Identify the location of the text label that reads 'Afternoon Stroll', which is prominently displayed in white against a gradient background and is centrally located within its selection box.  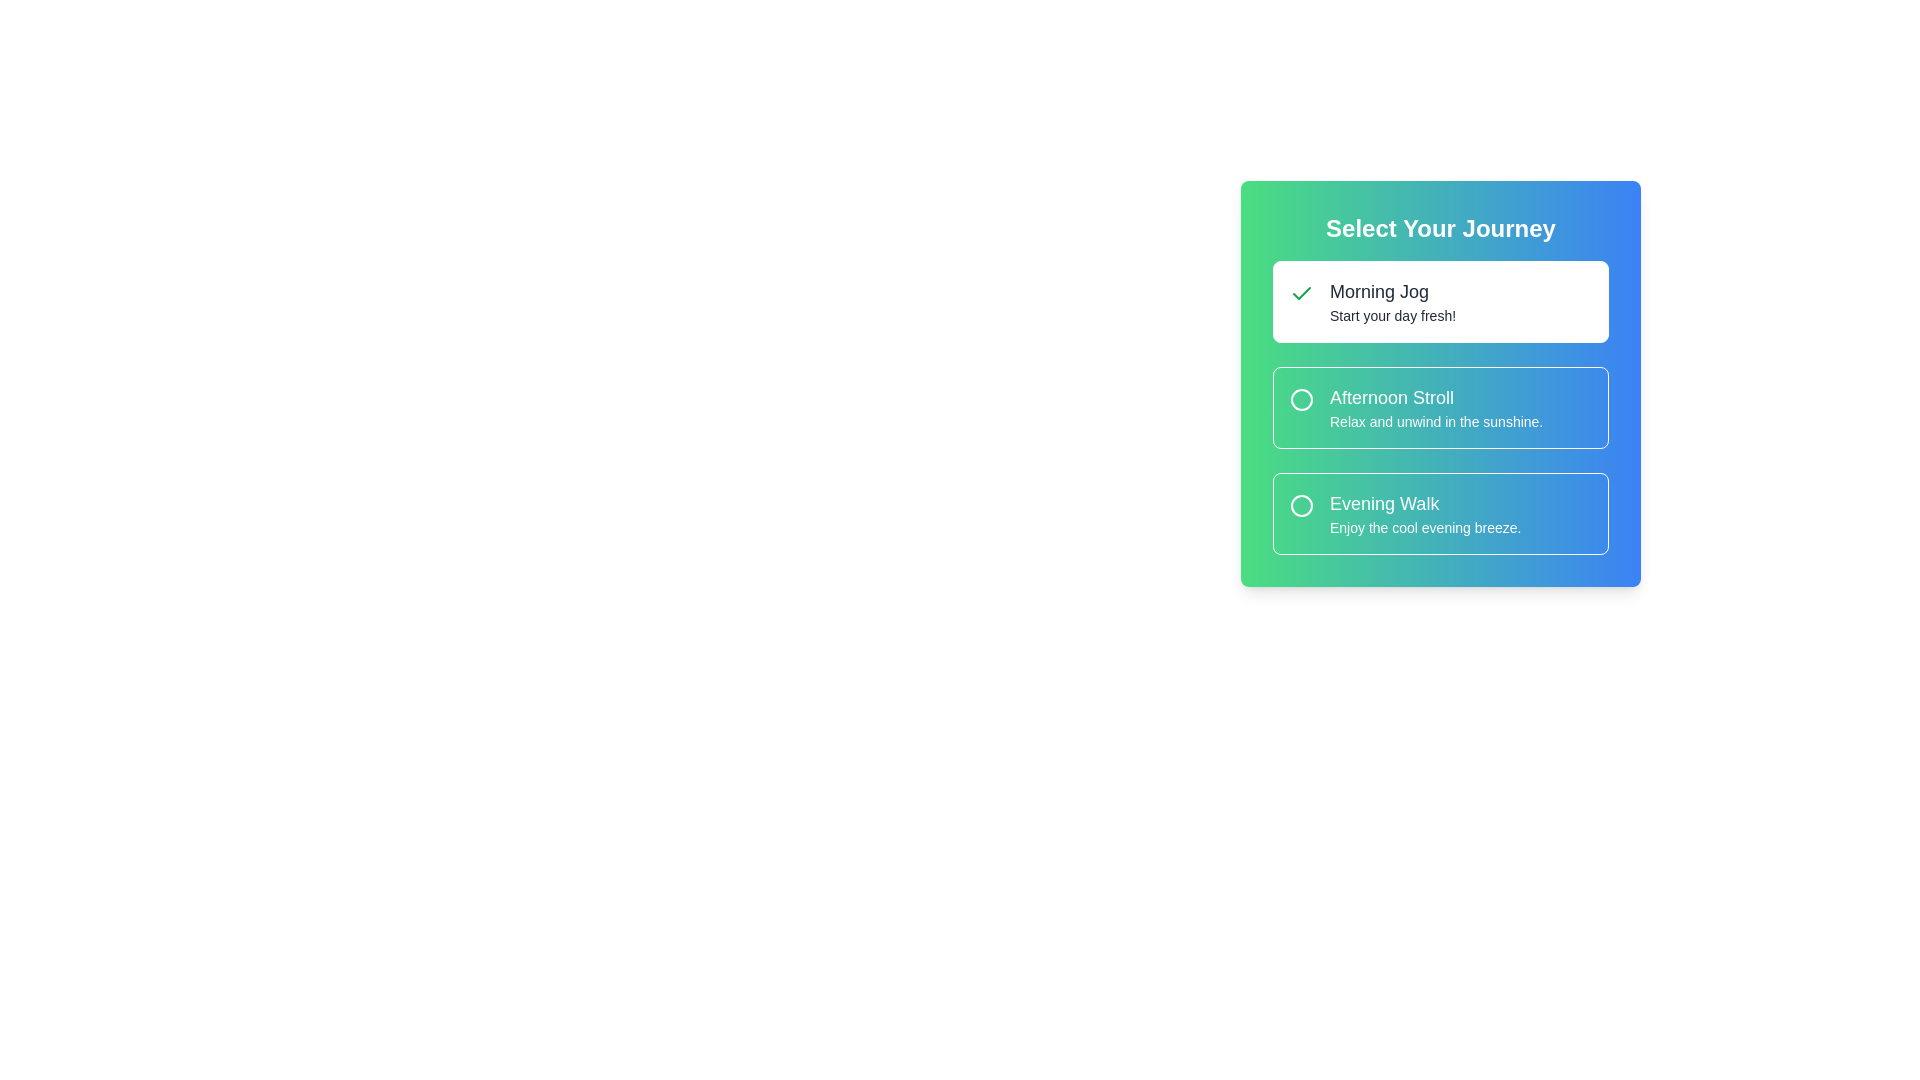
(1435, 397).